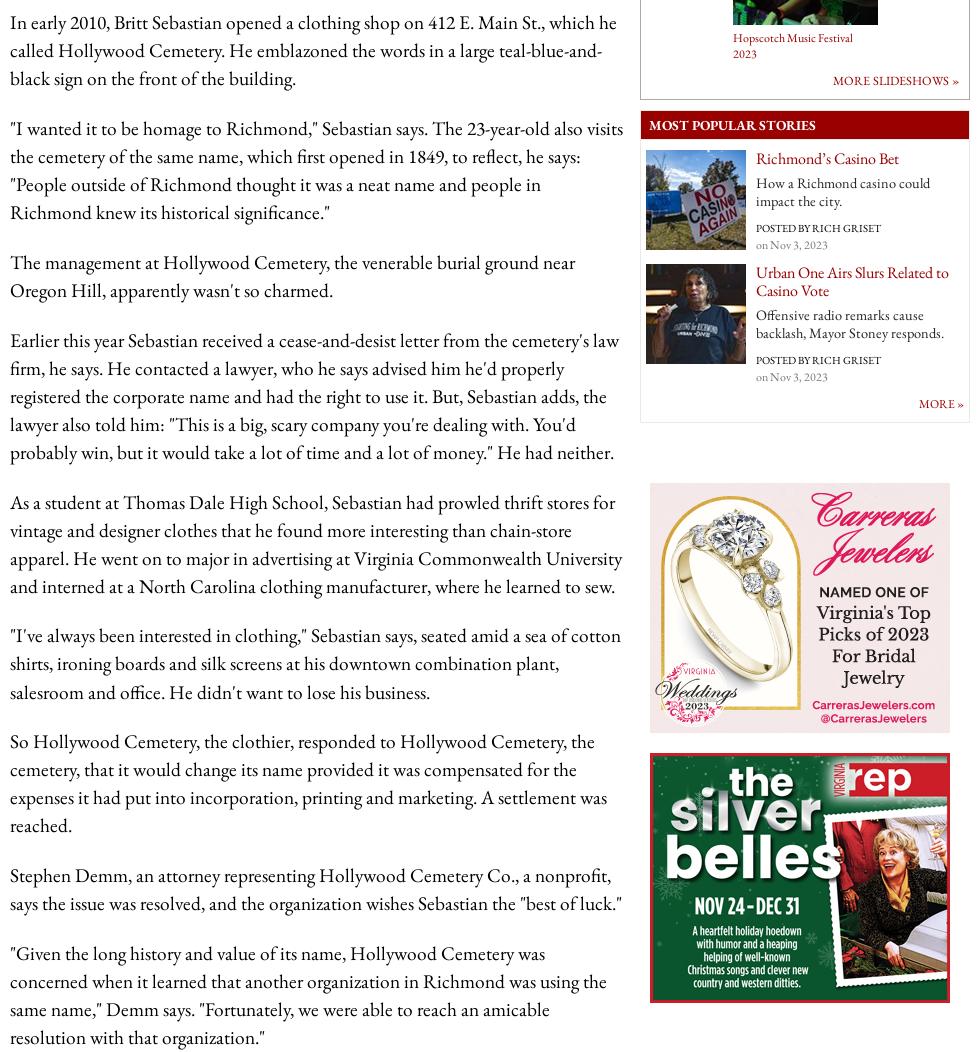  Describe the element at coordinates (308, 994) in the screenshot. I see `'"Given the long history and value of its name, Hollywood Cemetery was concerned when it learned that another organization in Richmond was using the same name," Demm says. "Fortunately, we were able to reach an amicable resolution with that organization."'` at that location.